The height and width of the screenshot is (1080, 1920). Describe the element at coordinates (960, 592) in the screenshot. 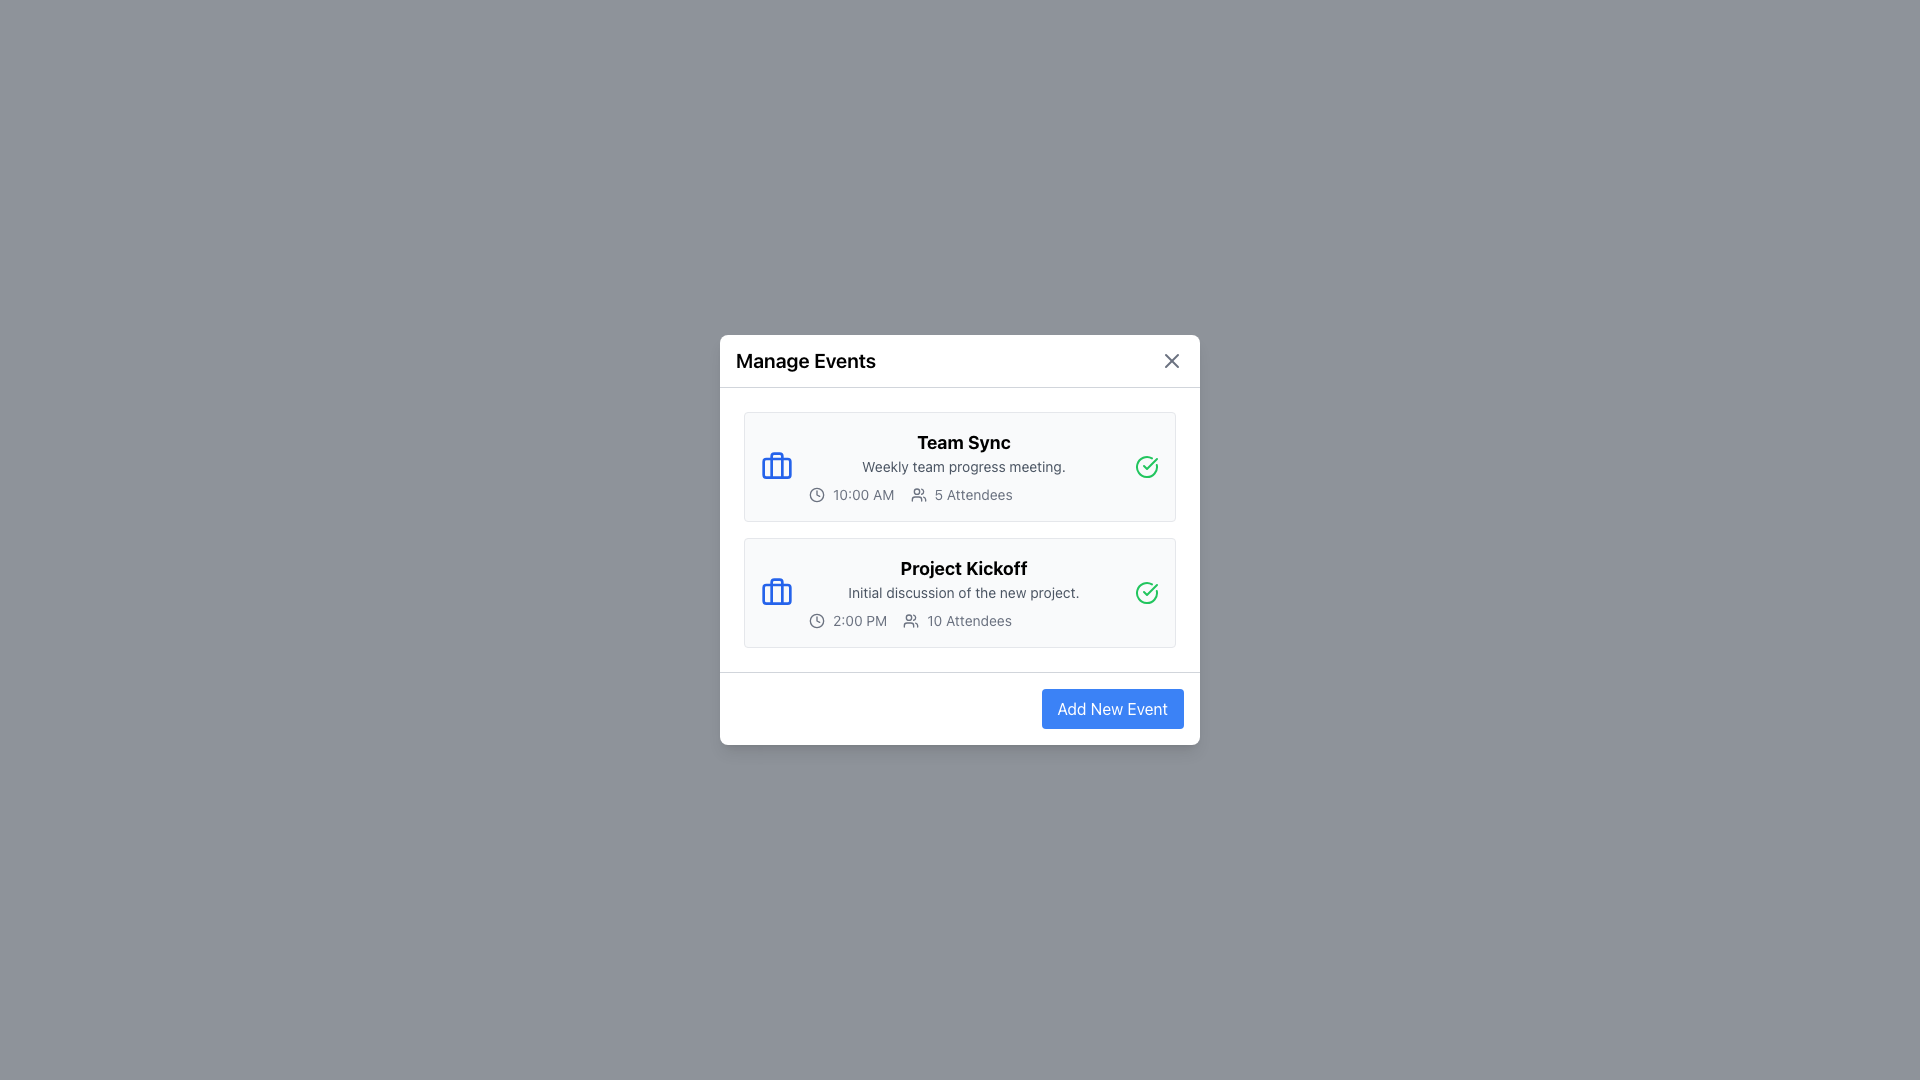

I see `on the 'Project Kickoff' Event card, which is the second card in the list of events` at that location.